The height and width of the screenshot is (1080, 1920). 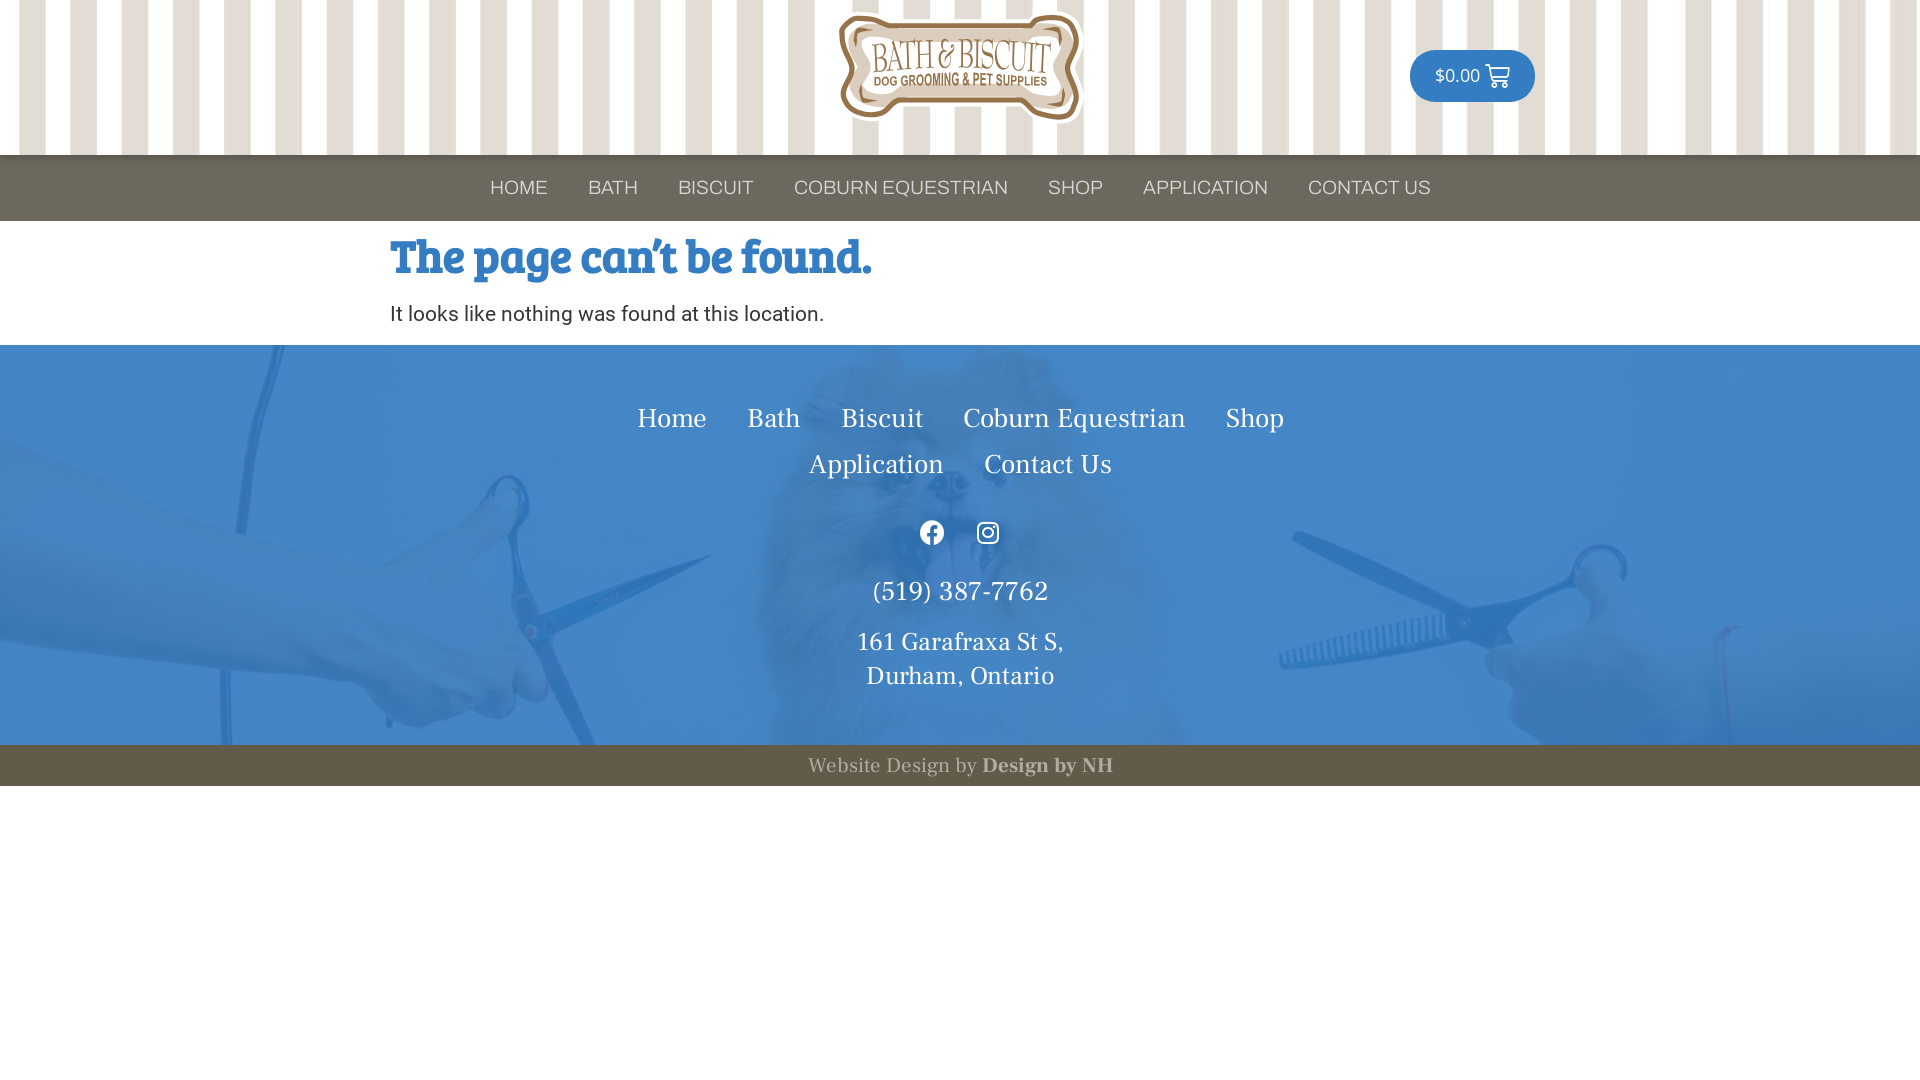 I want to click on 'BISCUIT', so click(x=715, y=188).